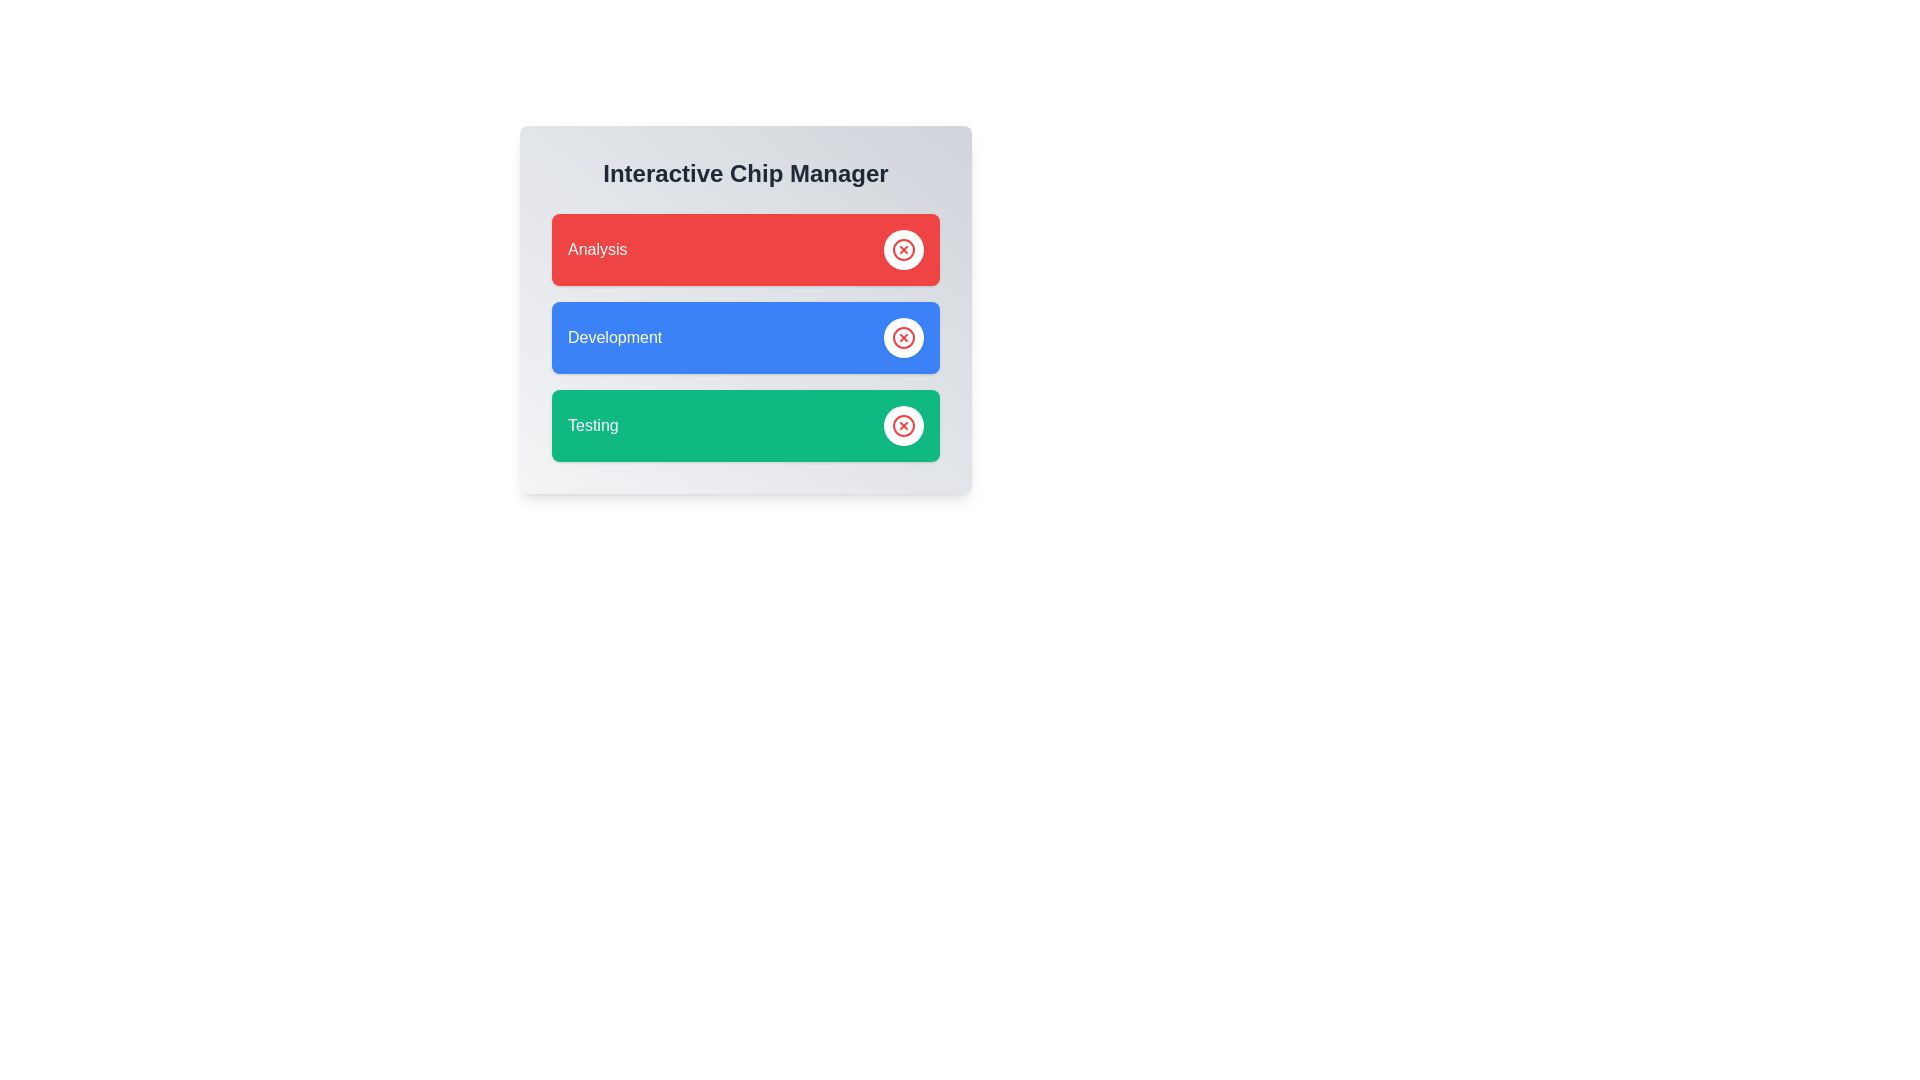  What do you see at coordinates (902, 249) in the screenshot?
I see `the close button of the 'Analysis' chip to remove it` at bounding box center [902, 249].